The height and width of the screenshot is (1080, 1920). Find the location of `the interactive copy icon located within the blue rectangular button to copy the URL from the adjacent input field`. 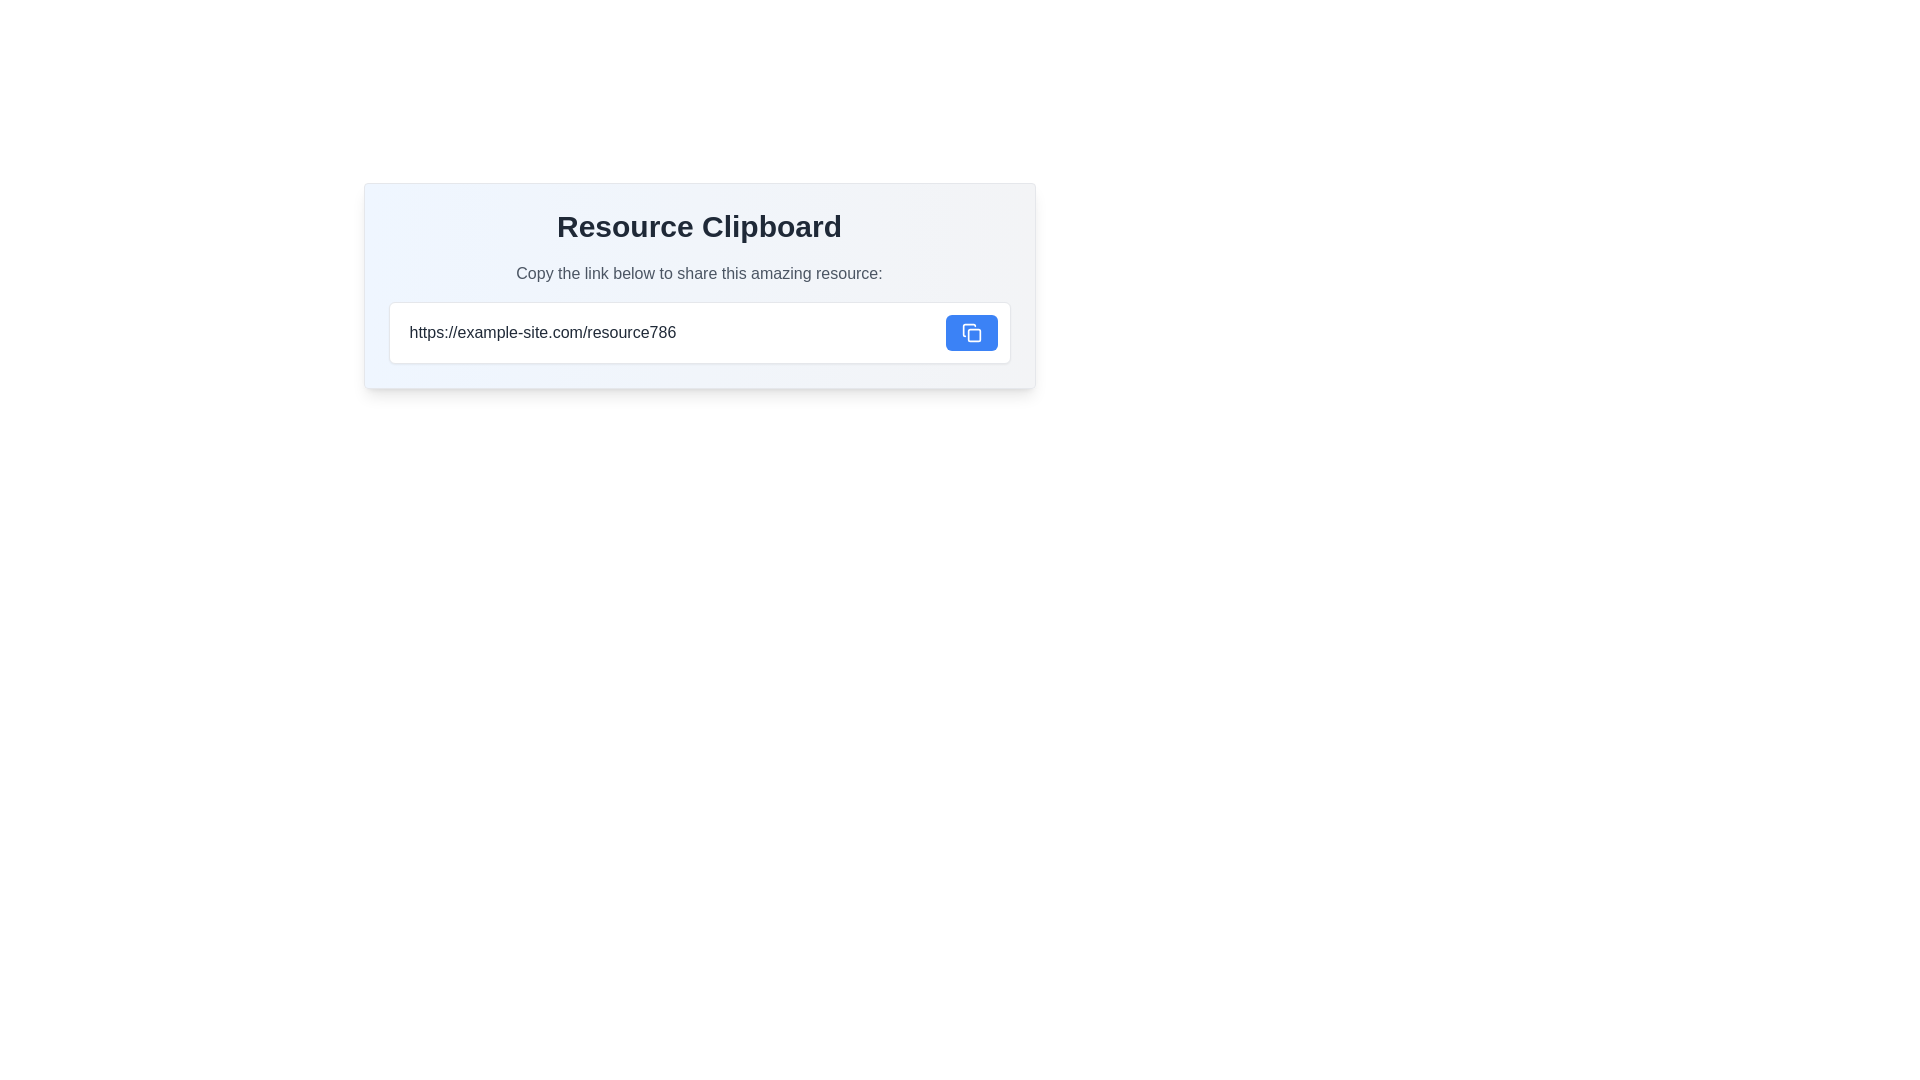

the interactive copy icon located within the blue rectangular button to copy the URL from the adjacent input field is located at coordinates (971, 331).